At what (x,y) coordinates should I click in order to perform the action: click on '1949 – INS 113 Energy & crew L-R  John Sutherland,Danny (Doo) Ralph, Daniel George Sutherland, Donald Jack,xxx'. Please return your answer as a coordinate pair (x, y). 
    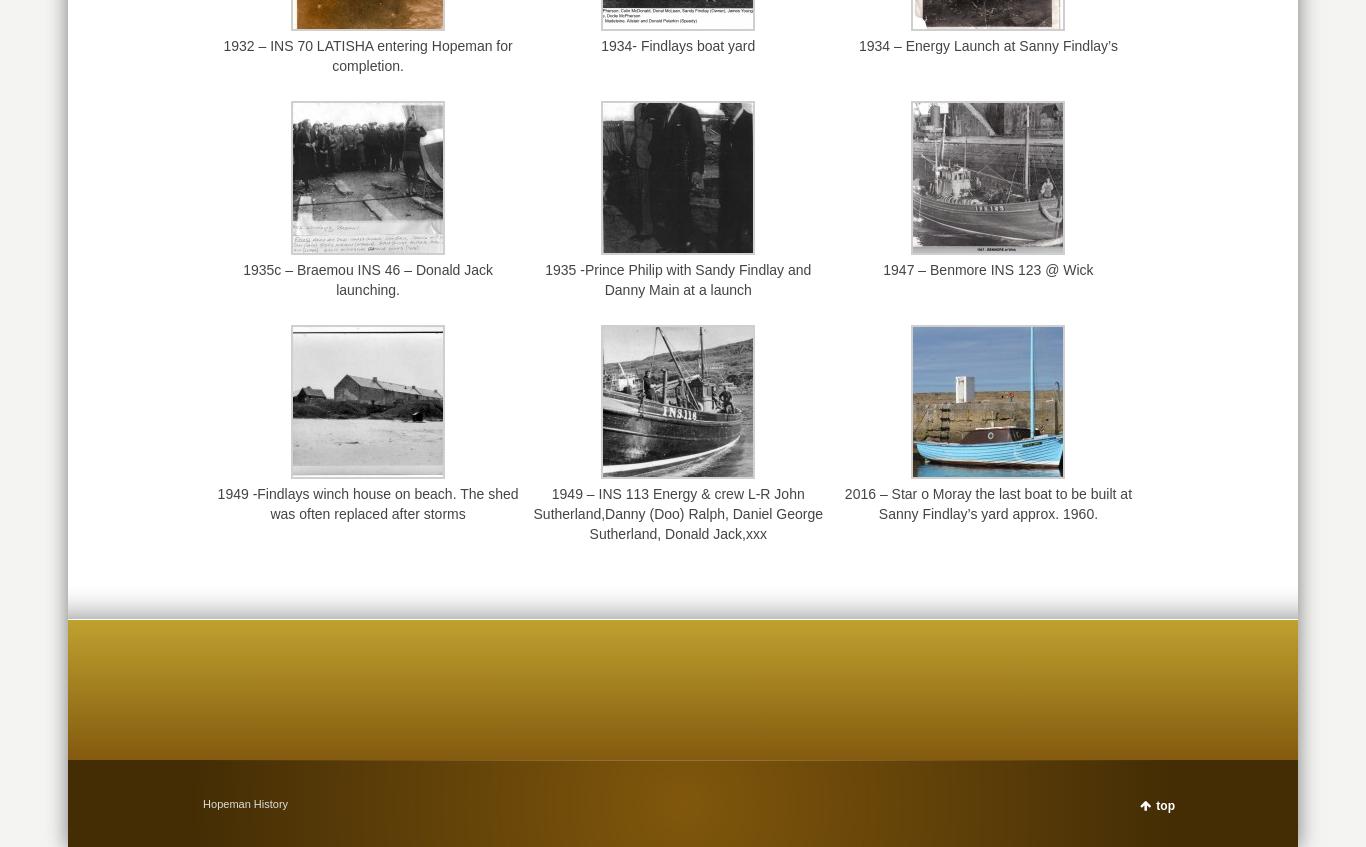
    Looking at the image, I should click on (676, 512).